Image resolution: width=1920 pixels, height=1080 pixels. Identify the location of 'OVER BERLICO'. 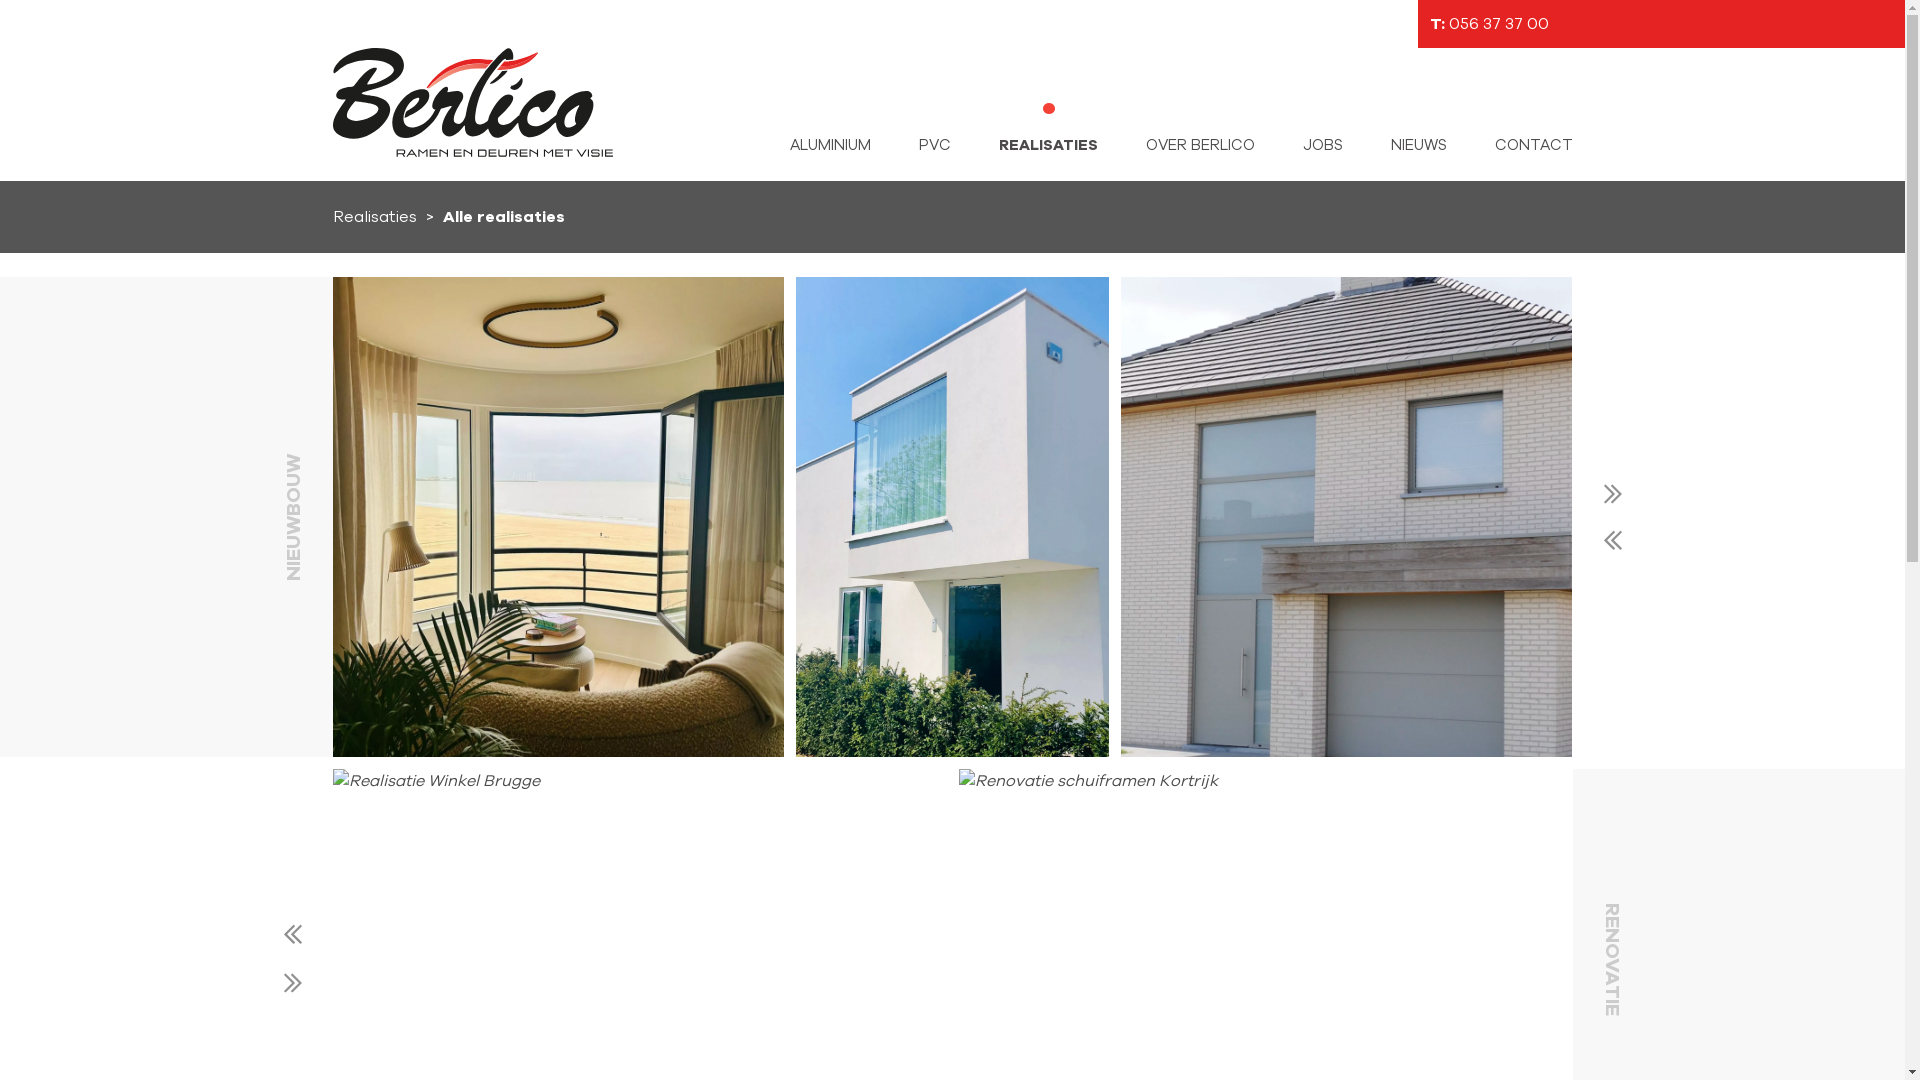
(1200, 144).